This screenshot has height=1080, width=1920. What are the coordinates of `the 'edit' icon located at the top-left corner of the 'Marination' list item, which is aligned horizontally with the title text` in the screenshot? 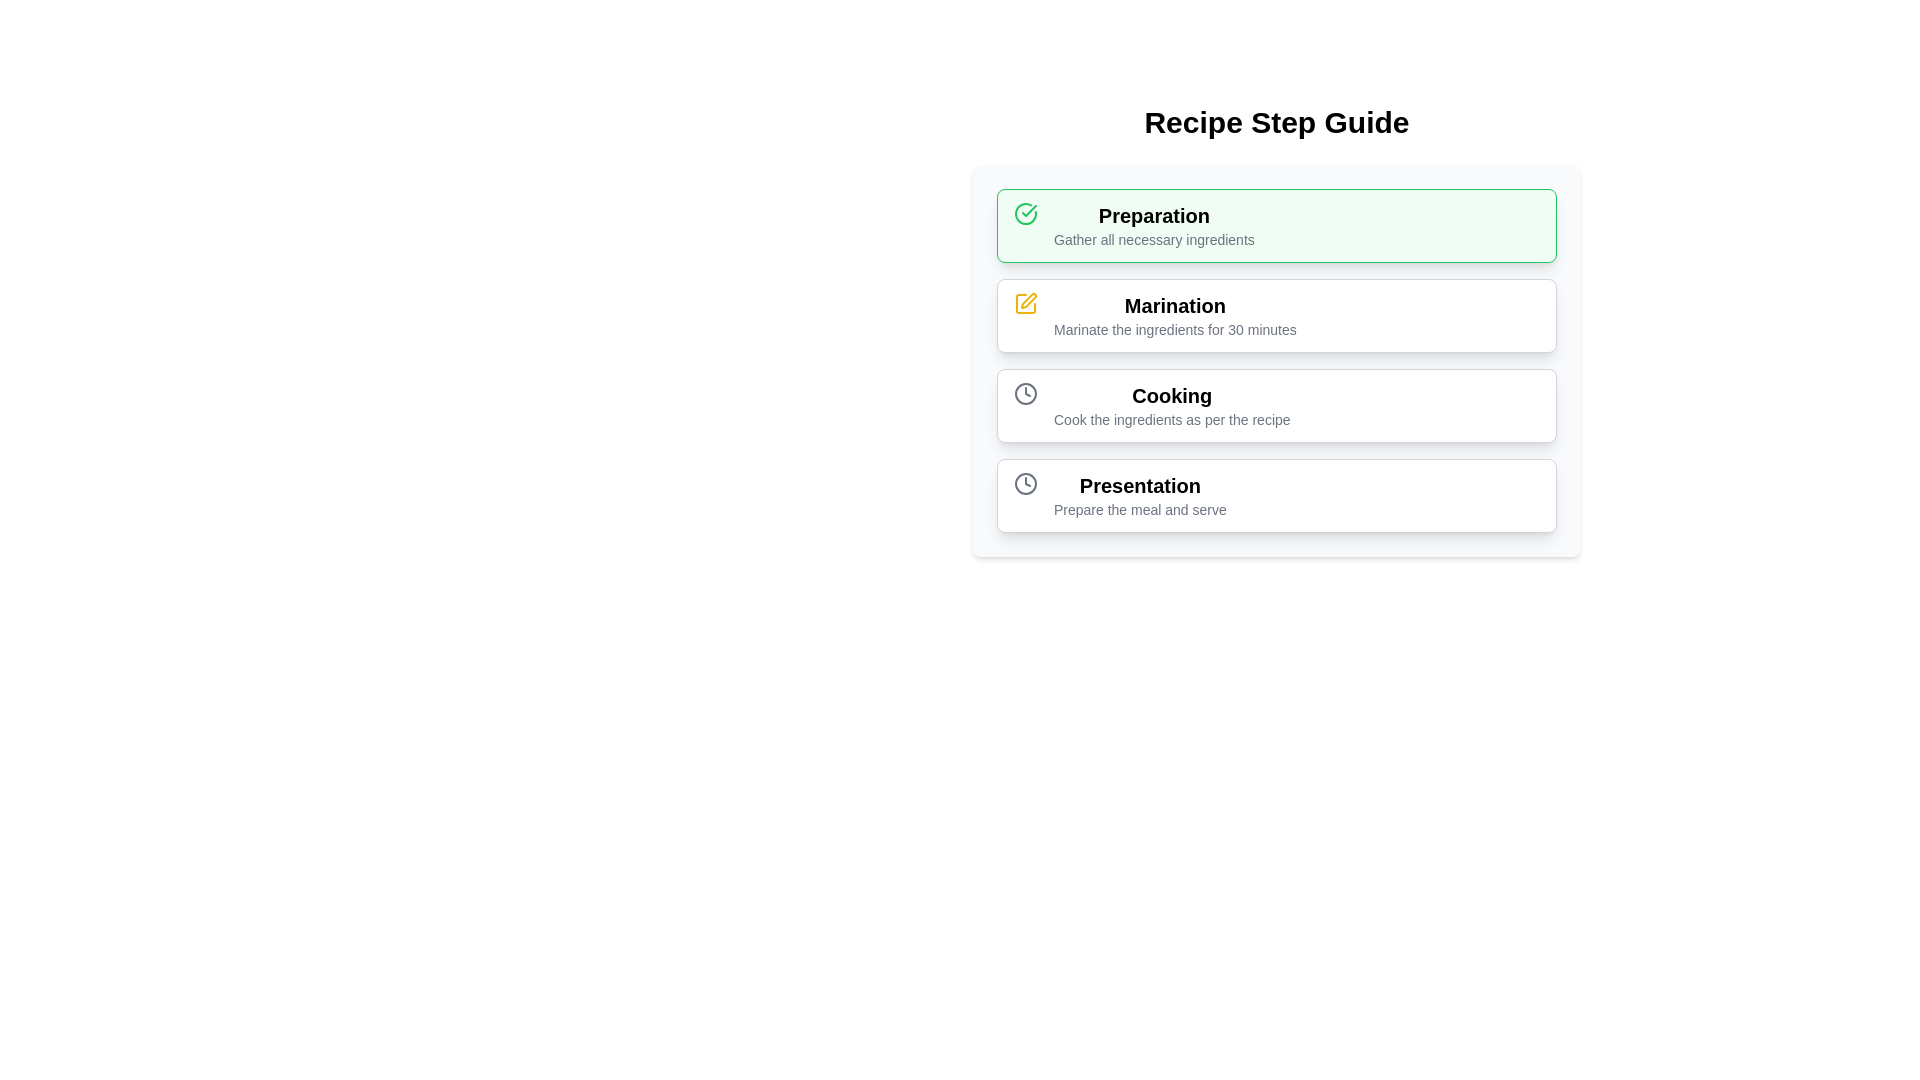 It's located at (1026, 304).